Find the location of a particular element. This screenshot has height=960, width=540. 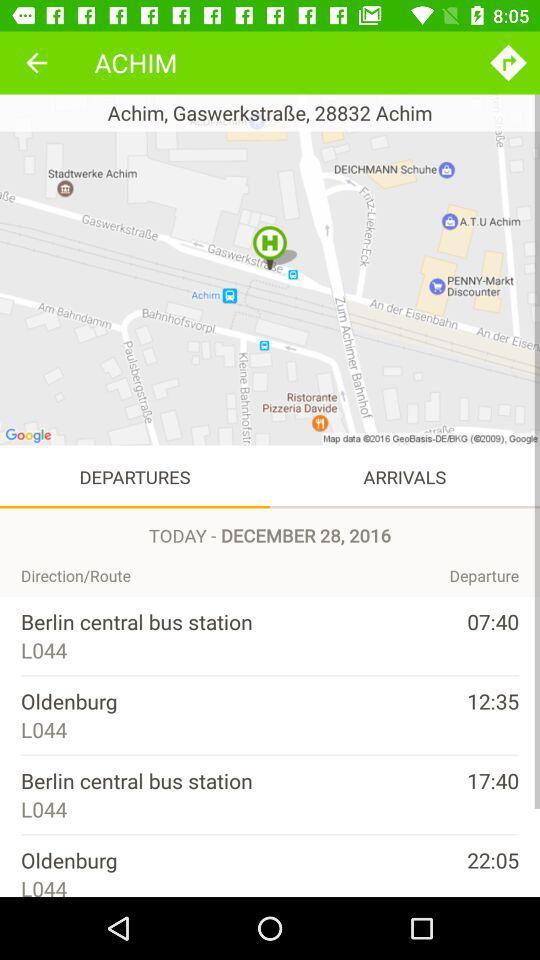

the icon at the top right corner is located at coordinates (508, 62).